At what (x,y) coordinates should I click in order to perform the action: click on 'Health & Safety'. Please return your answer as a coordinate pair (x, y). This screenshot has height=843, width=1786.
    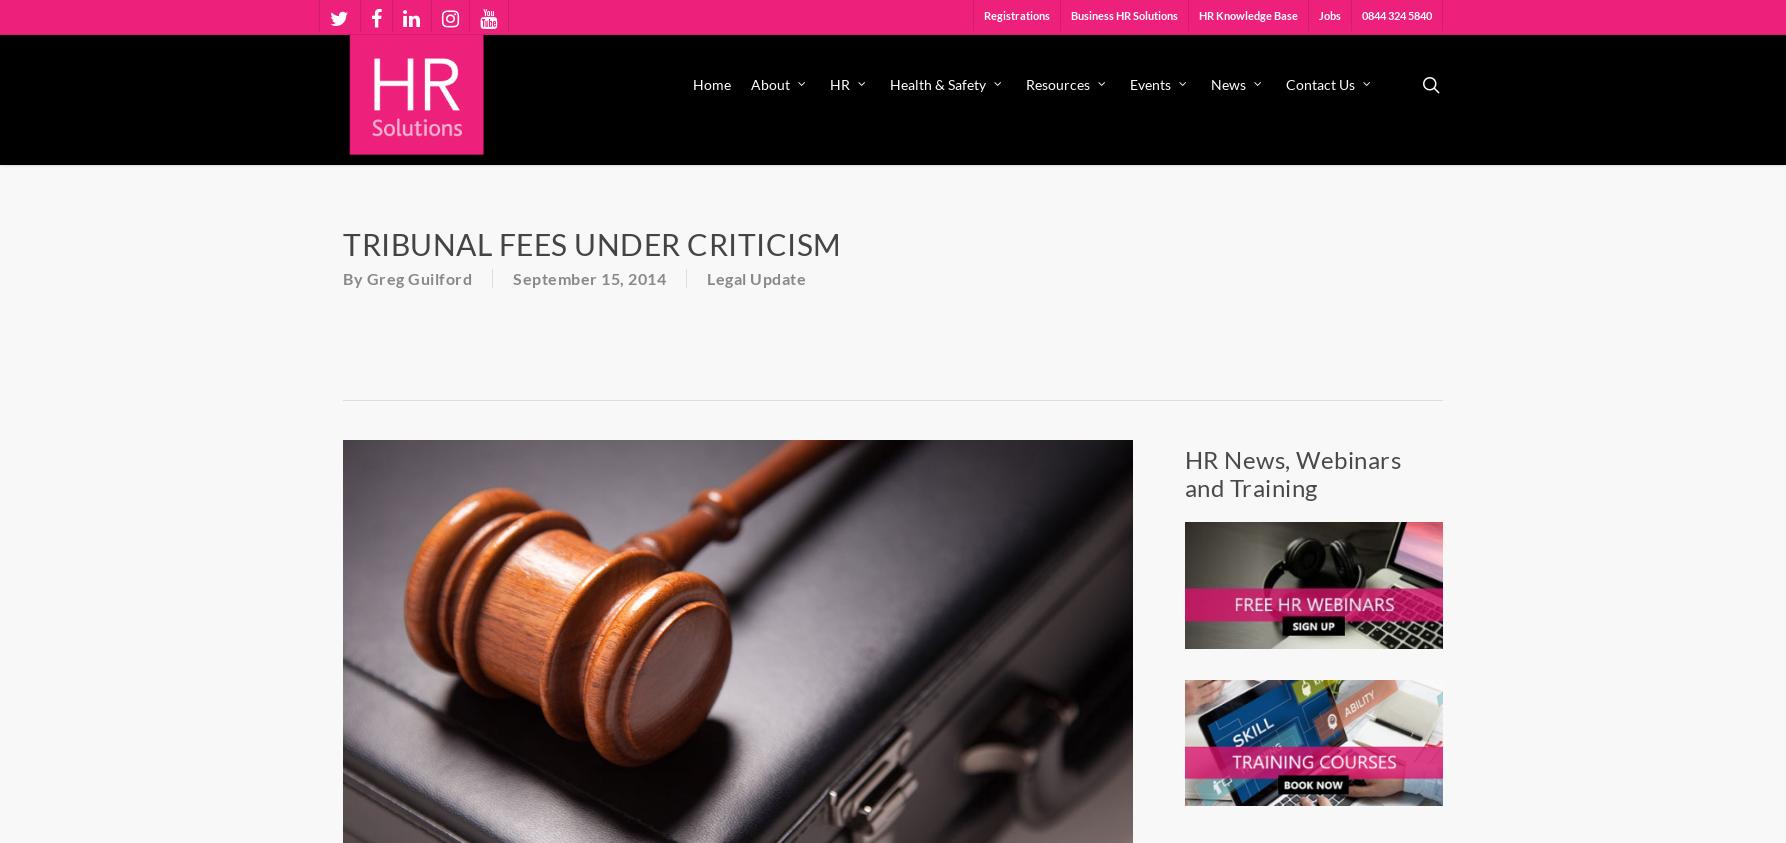
    Looking at the image, I should click on (888, 83).